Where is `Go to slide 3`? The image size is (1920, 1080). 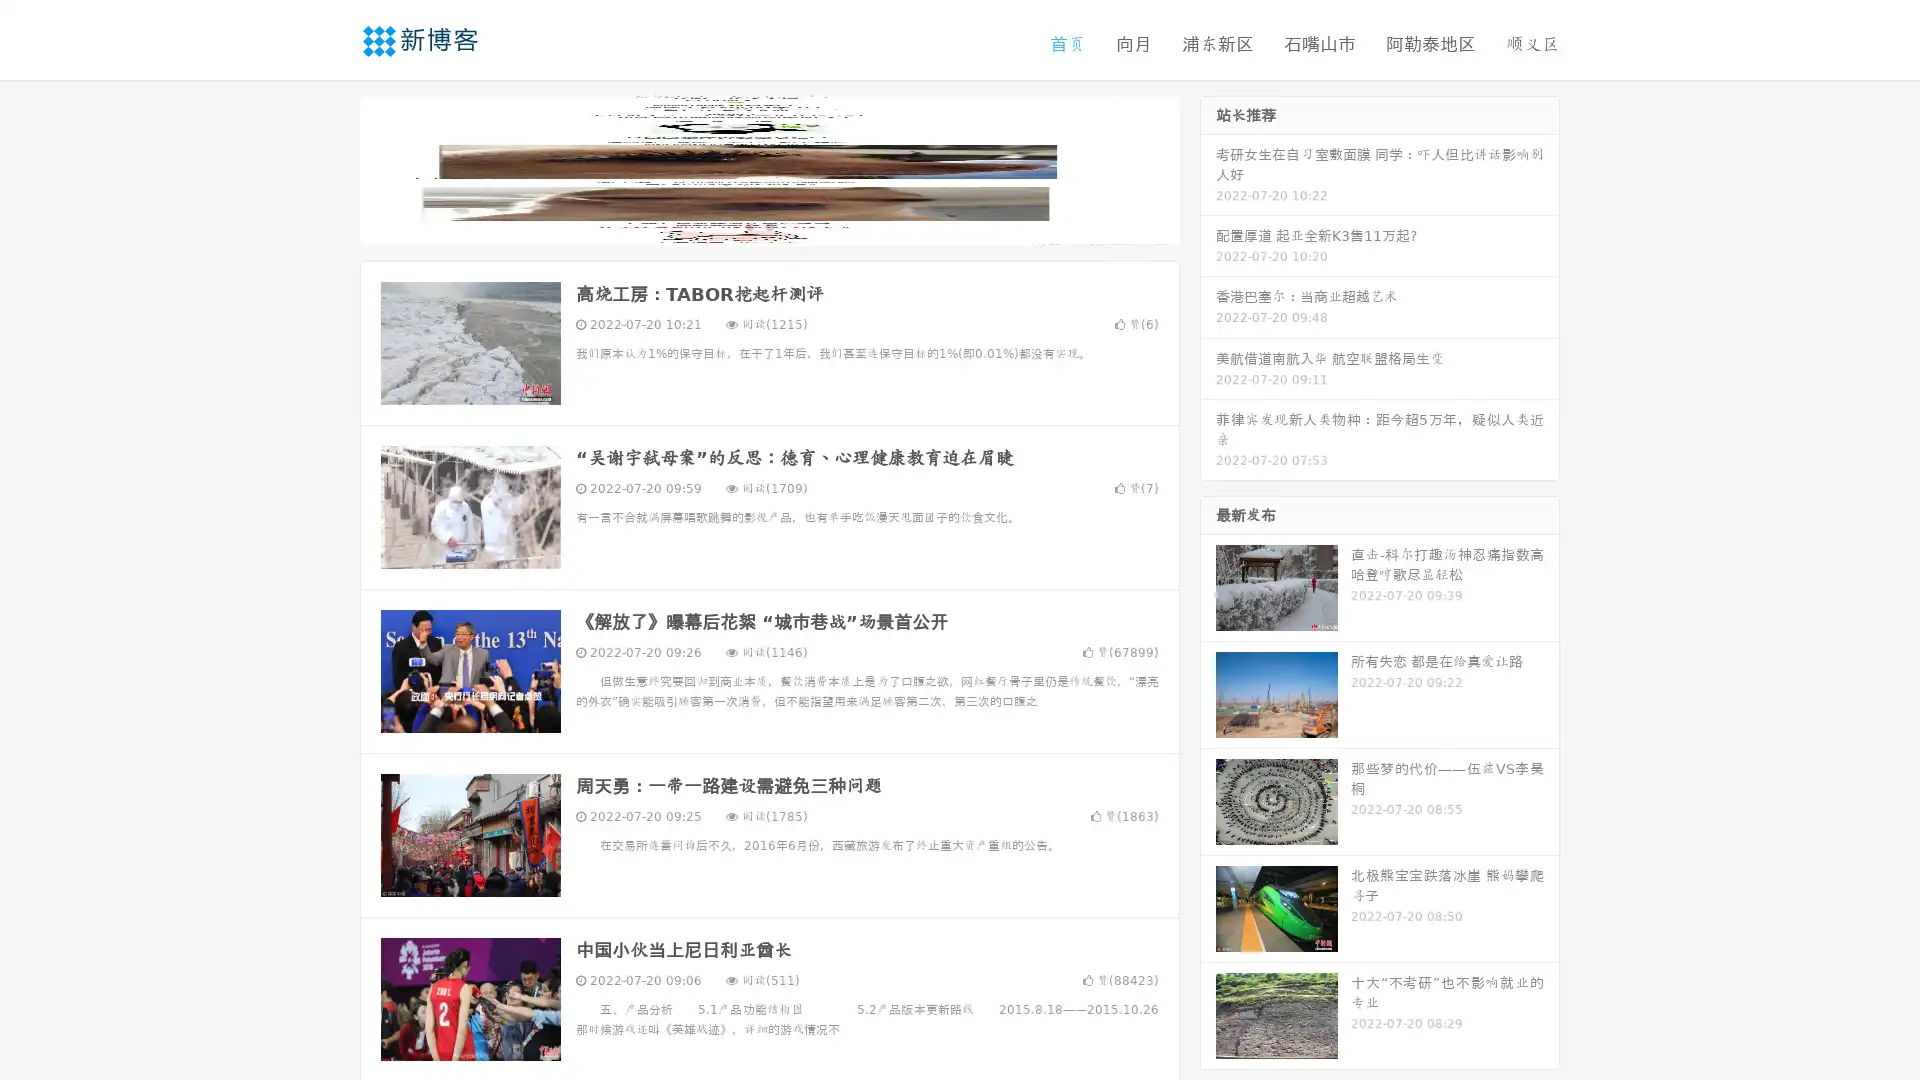
Go to slide 3 is located at coordinates (789, 225).